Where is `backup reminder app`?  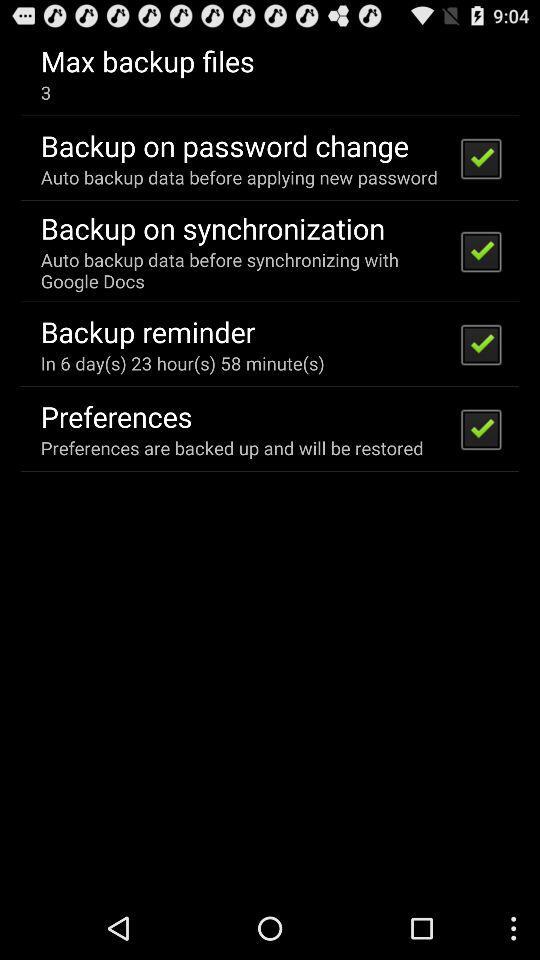
backup reminder app is located at coordinates (147, 331).